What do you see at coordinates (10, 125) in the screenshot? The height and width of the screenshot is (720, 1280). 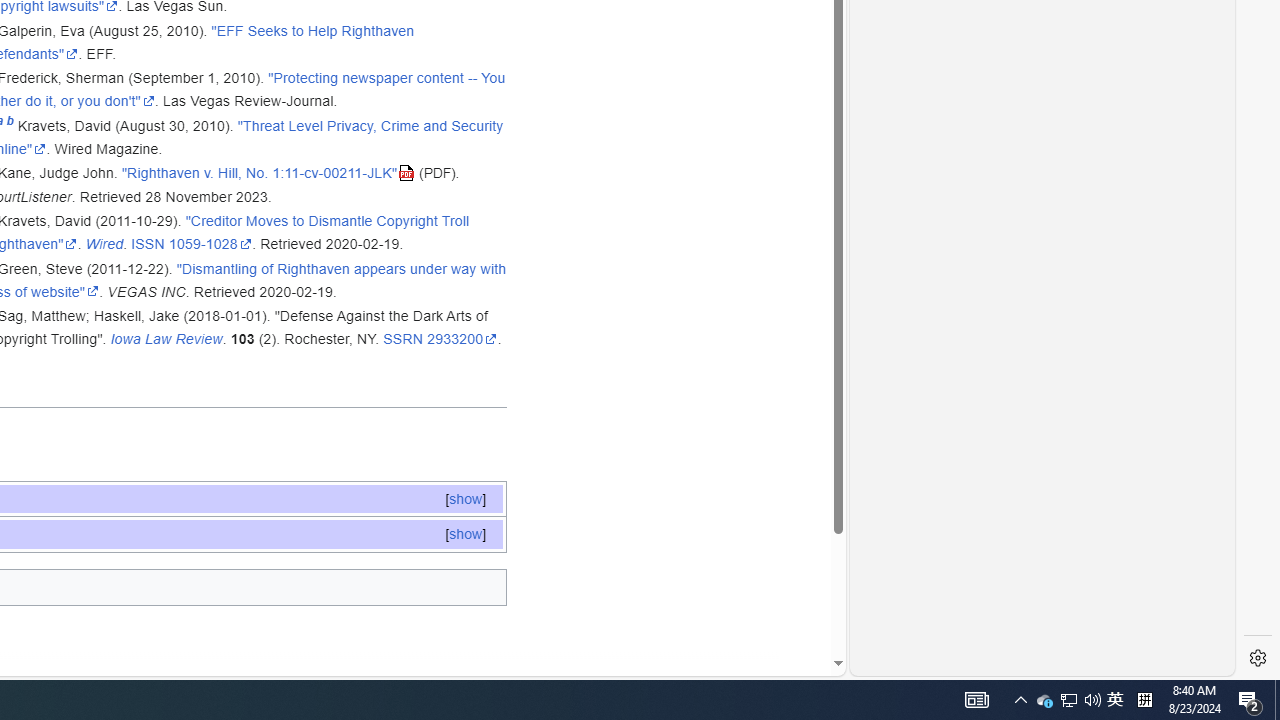 I see `'b'` at bounding box center [10, 125].